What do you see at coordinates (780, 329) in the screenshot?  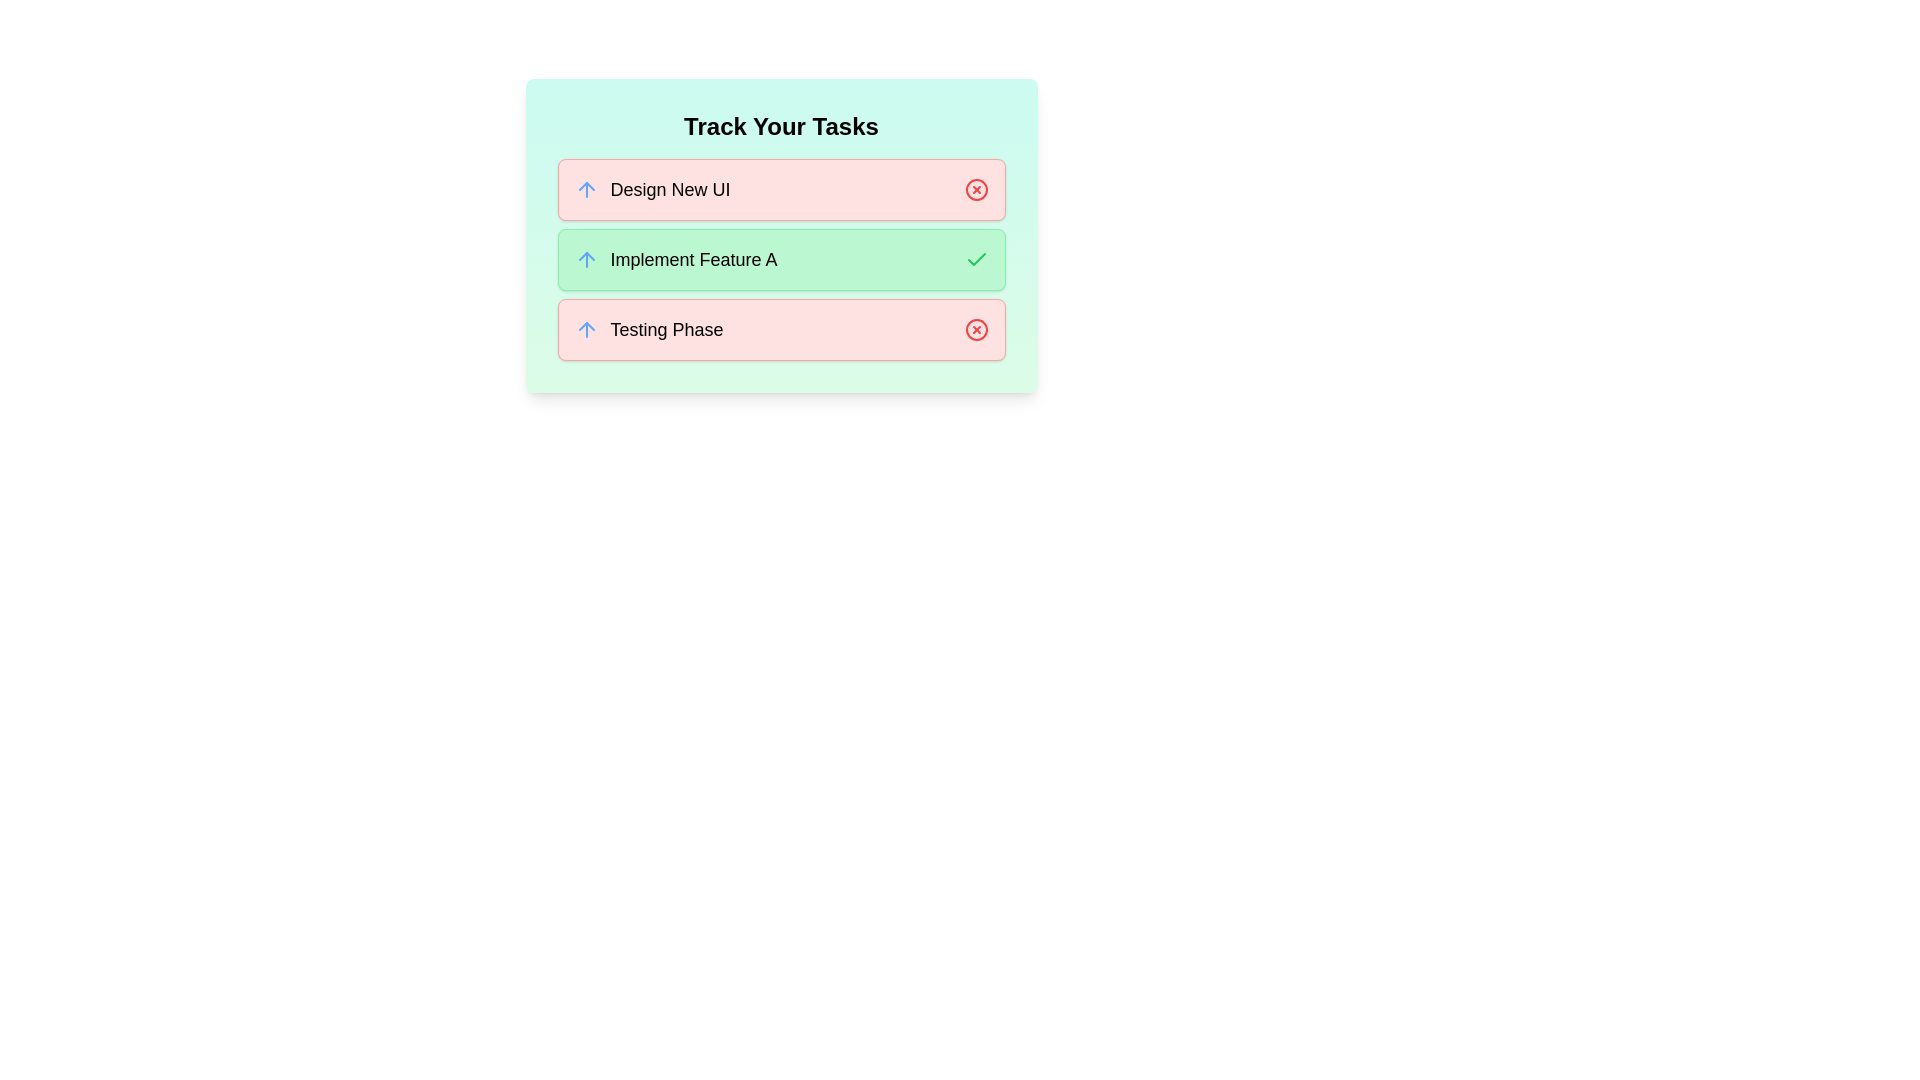 I see `the task card corresponding to Testing Phase to toggle its completion status` at bounding box center [780, 329].